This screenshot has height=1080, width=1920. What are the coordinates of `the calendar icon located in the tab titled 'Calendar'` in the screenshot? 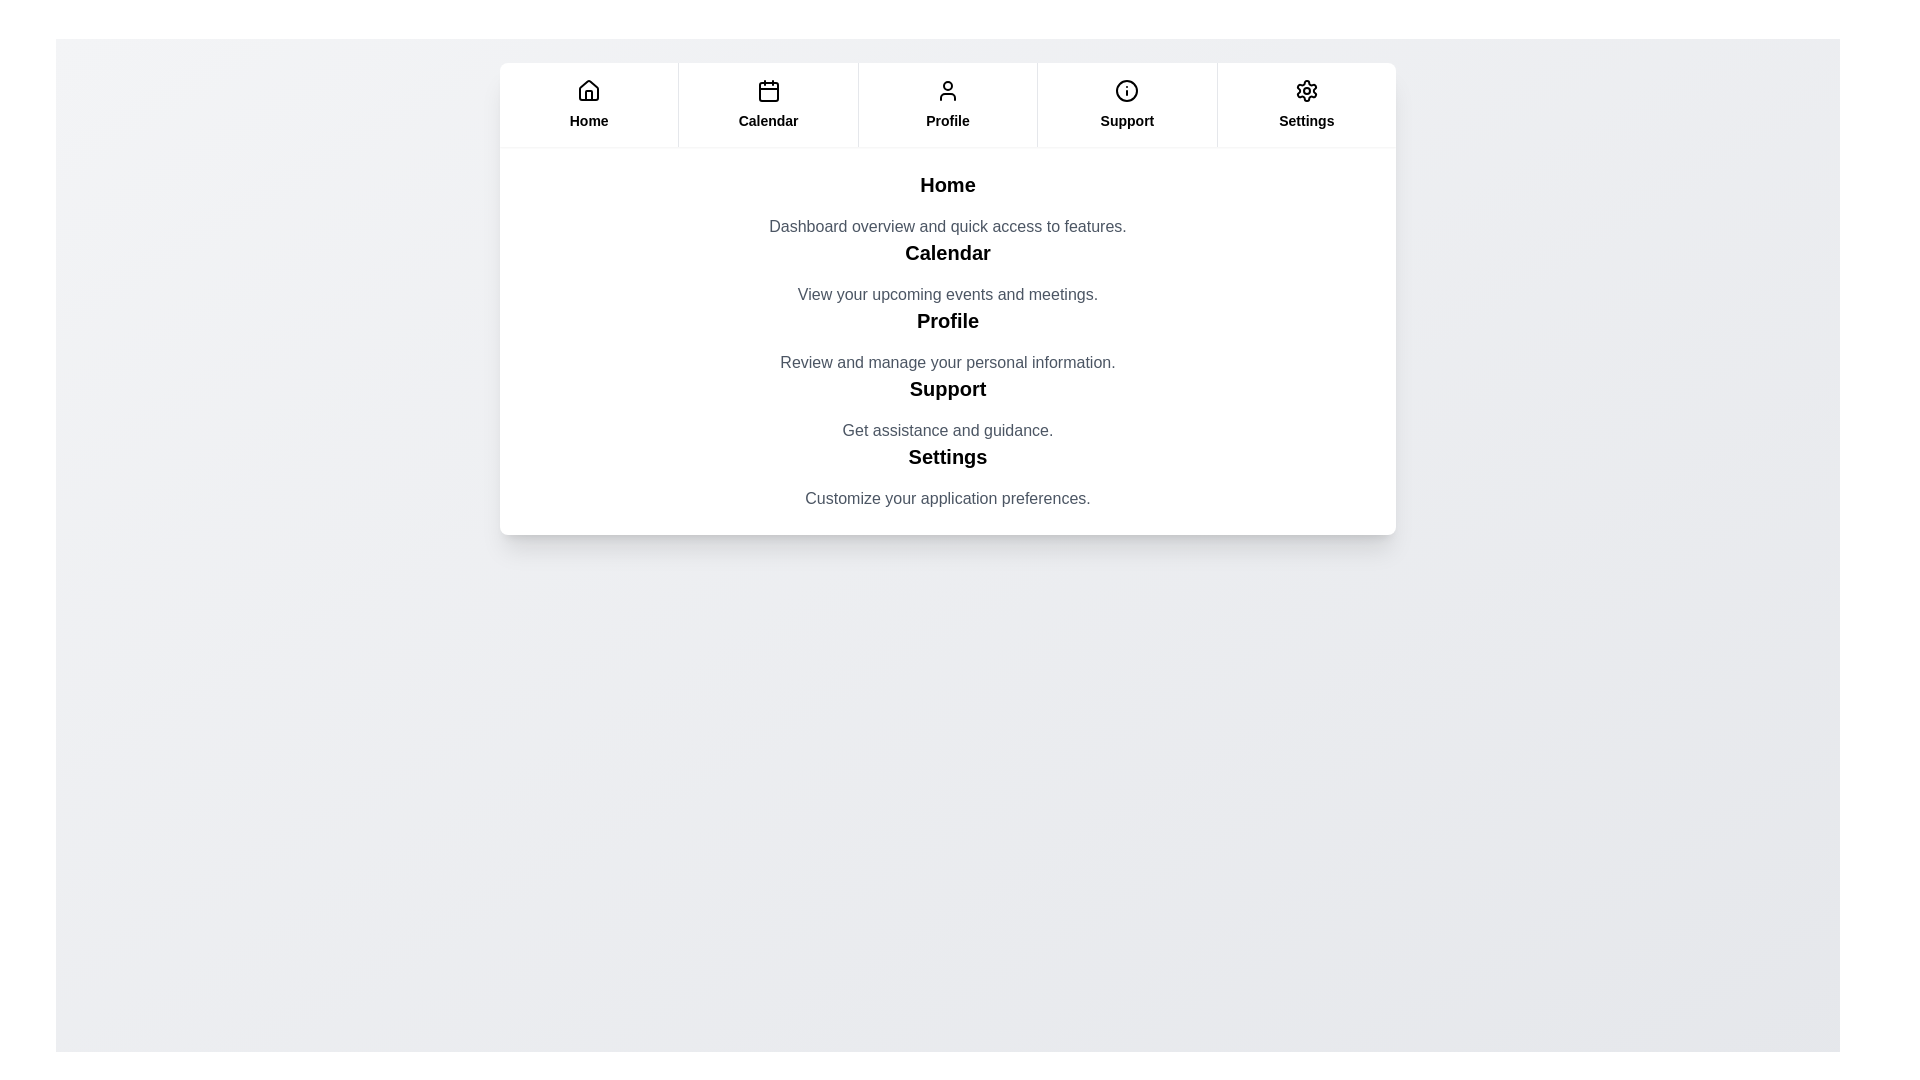 It's located at (767, 91).